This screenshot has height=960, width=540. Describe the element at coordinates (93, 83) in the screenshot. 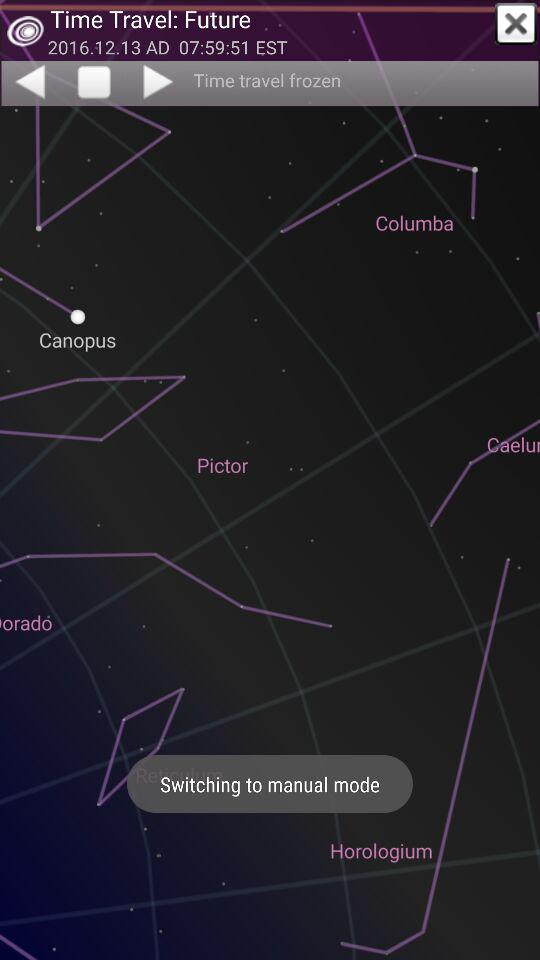

I see `freeze` at that location.